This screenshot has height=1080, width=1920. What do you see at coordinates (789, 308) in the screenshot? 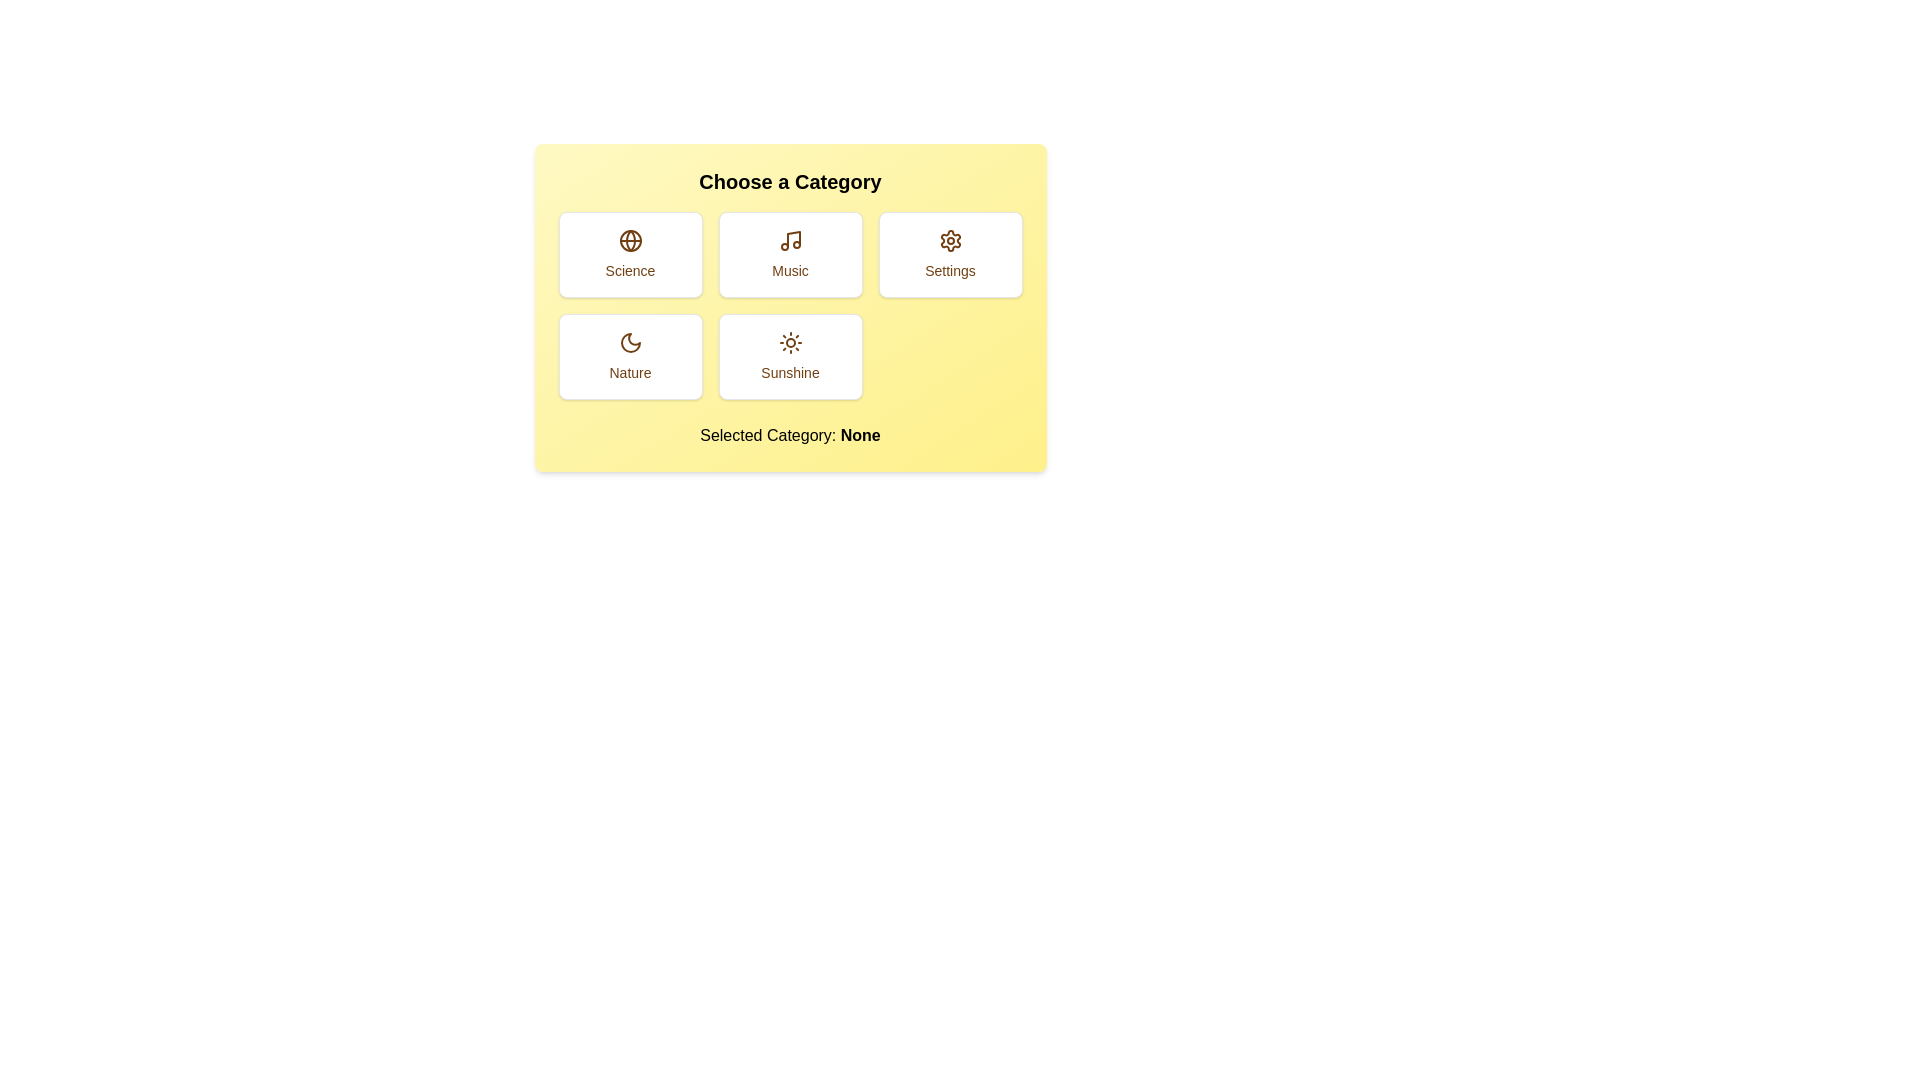
I see `one of the selectable categories in the centered Selector Component with a yellow gradient background that displays the title 'Choose a Category'` at bounding box center [789, 308].